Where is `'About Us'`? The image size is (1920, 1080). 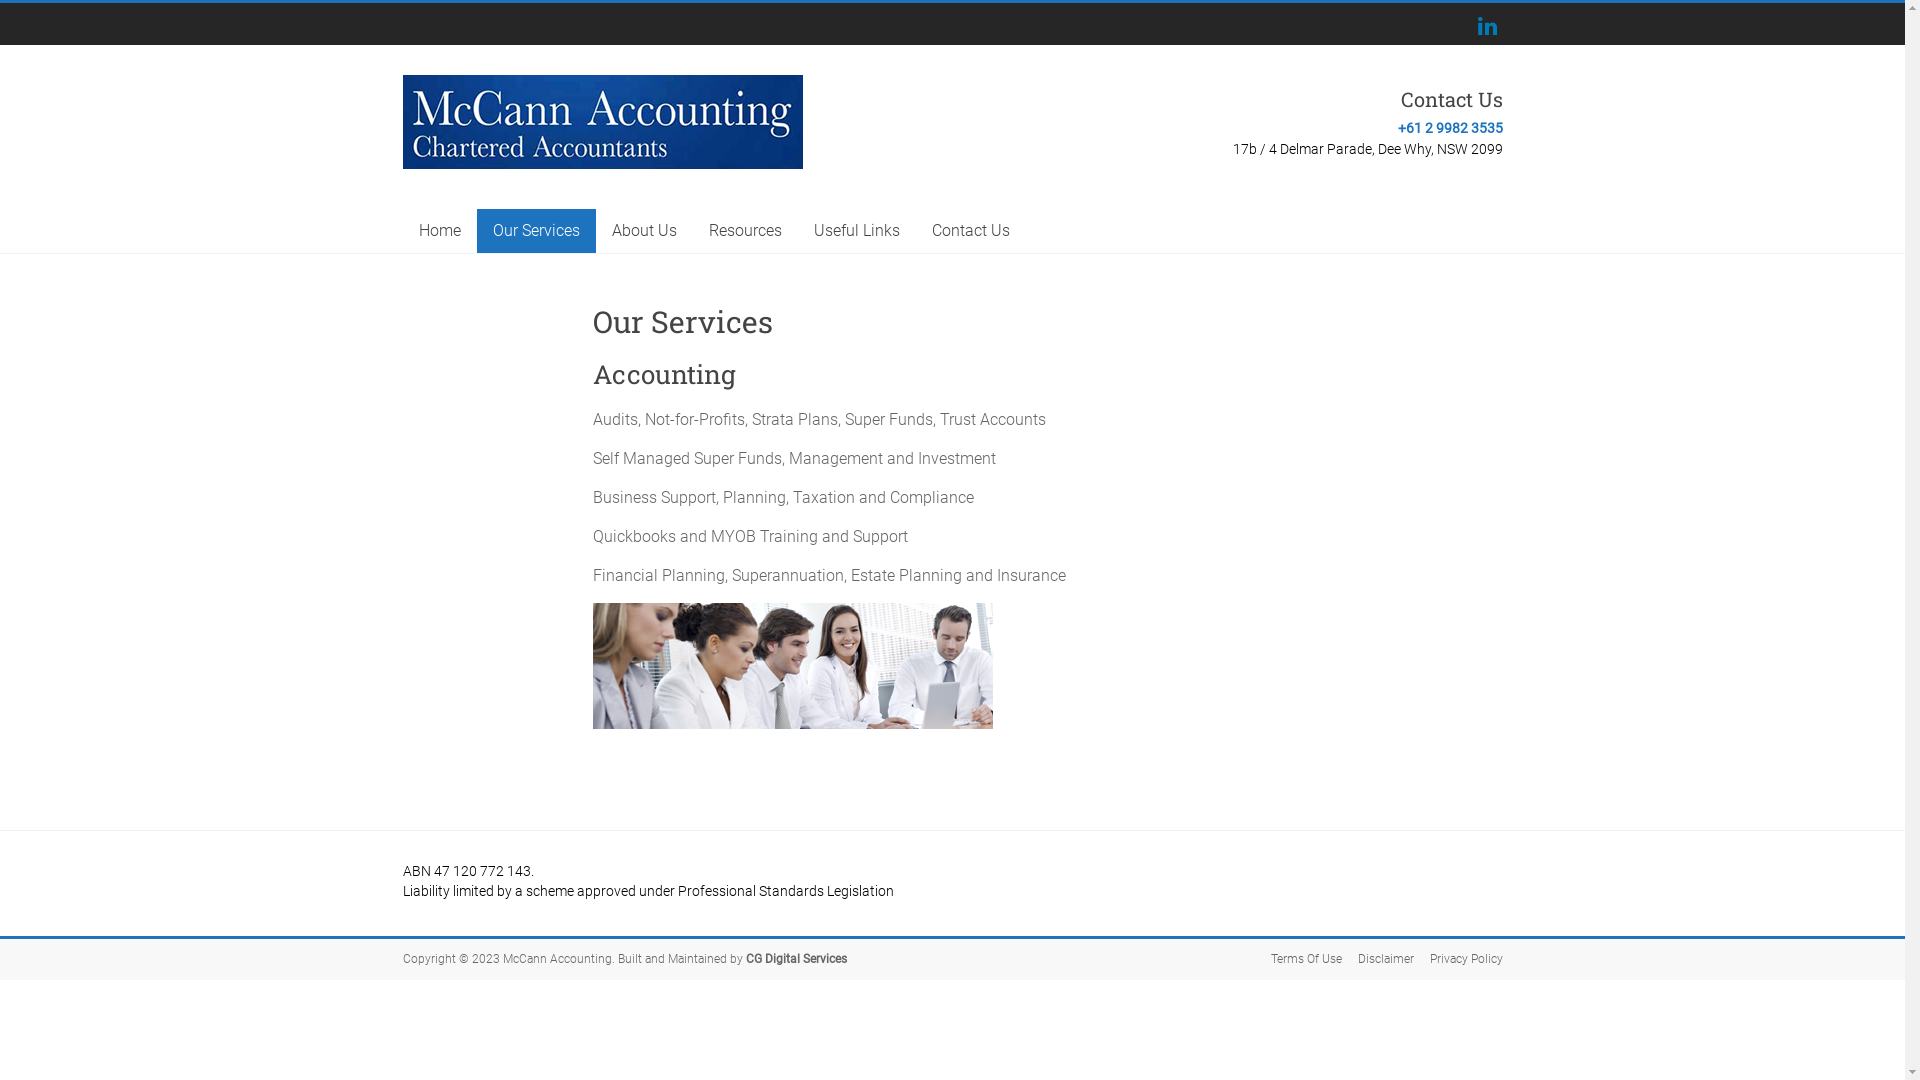 'About Us' is located at coordinates (644, 230).